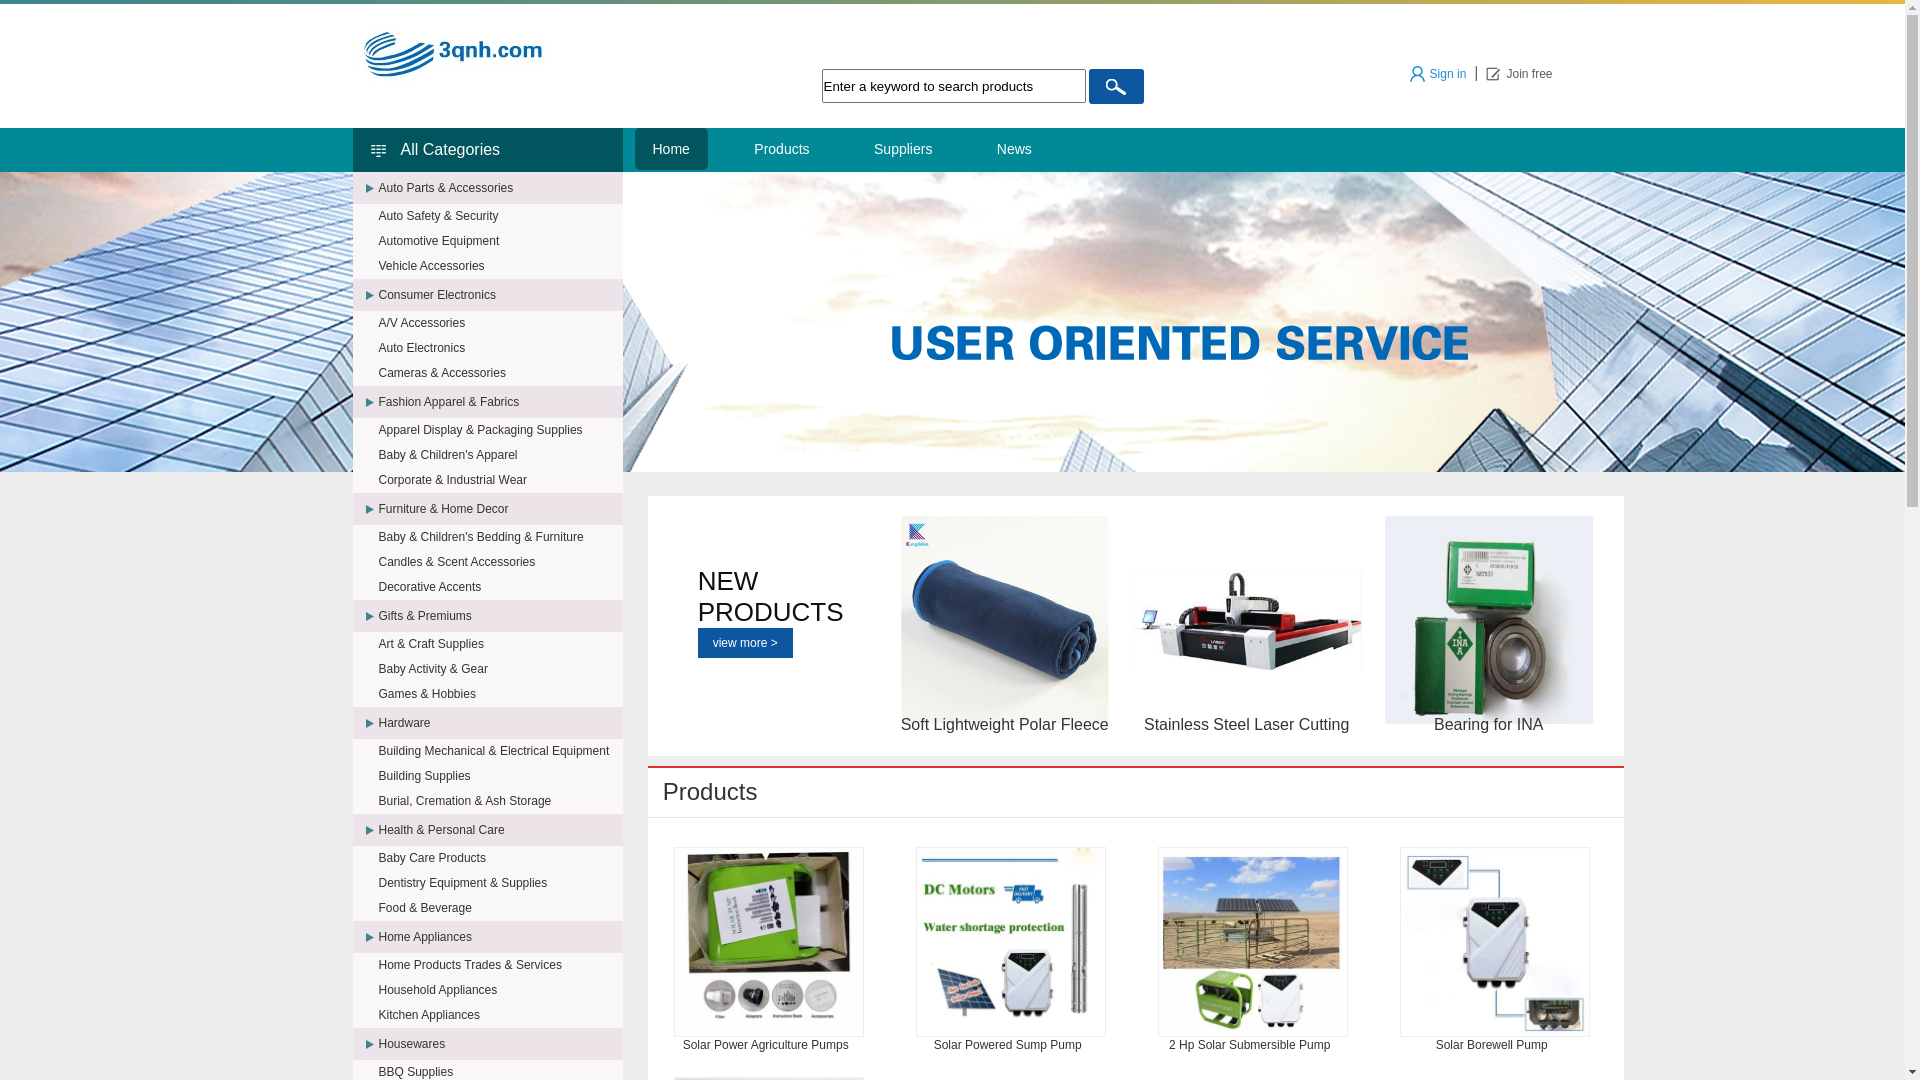 This screenshot has height=1080, width=1920. Describe the element at coordinates (499, 751) in the screenshot. I see `'Building Mechanical & Electrical Equipment'` at that location.